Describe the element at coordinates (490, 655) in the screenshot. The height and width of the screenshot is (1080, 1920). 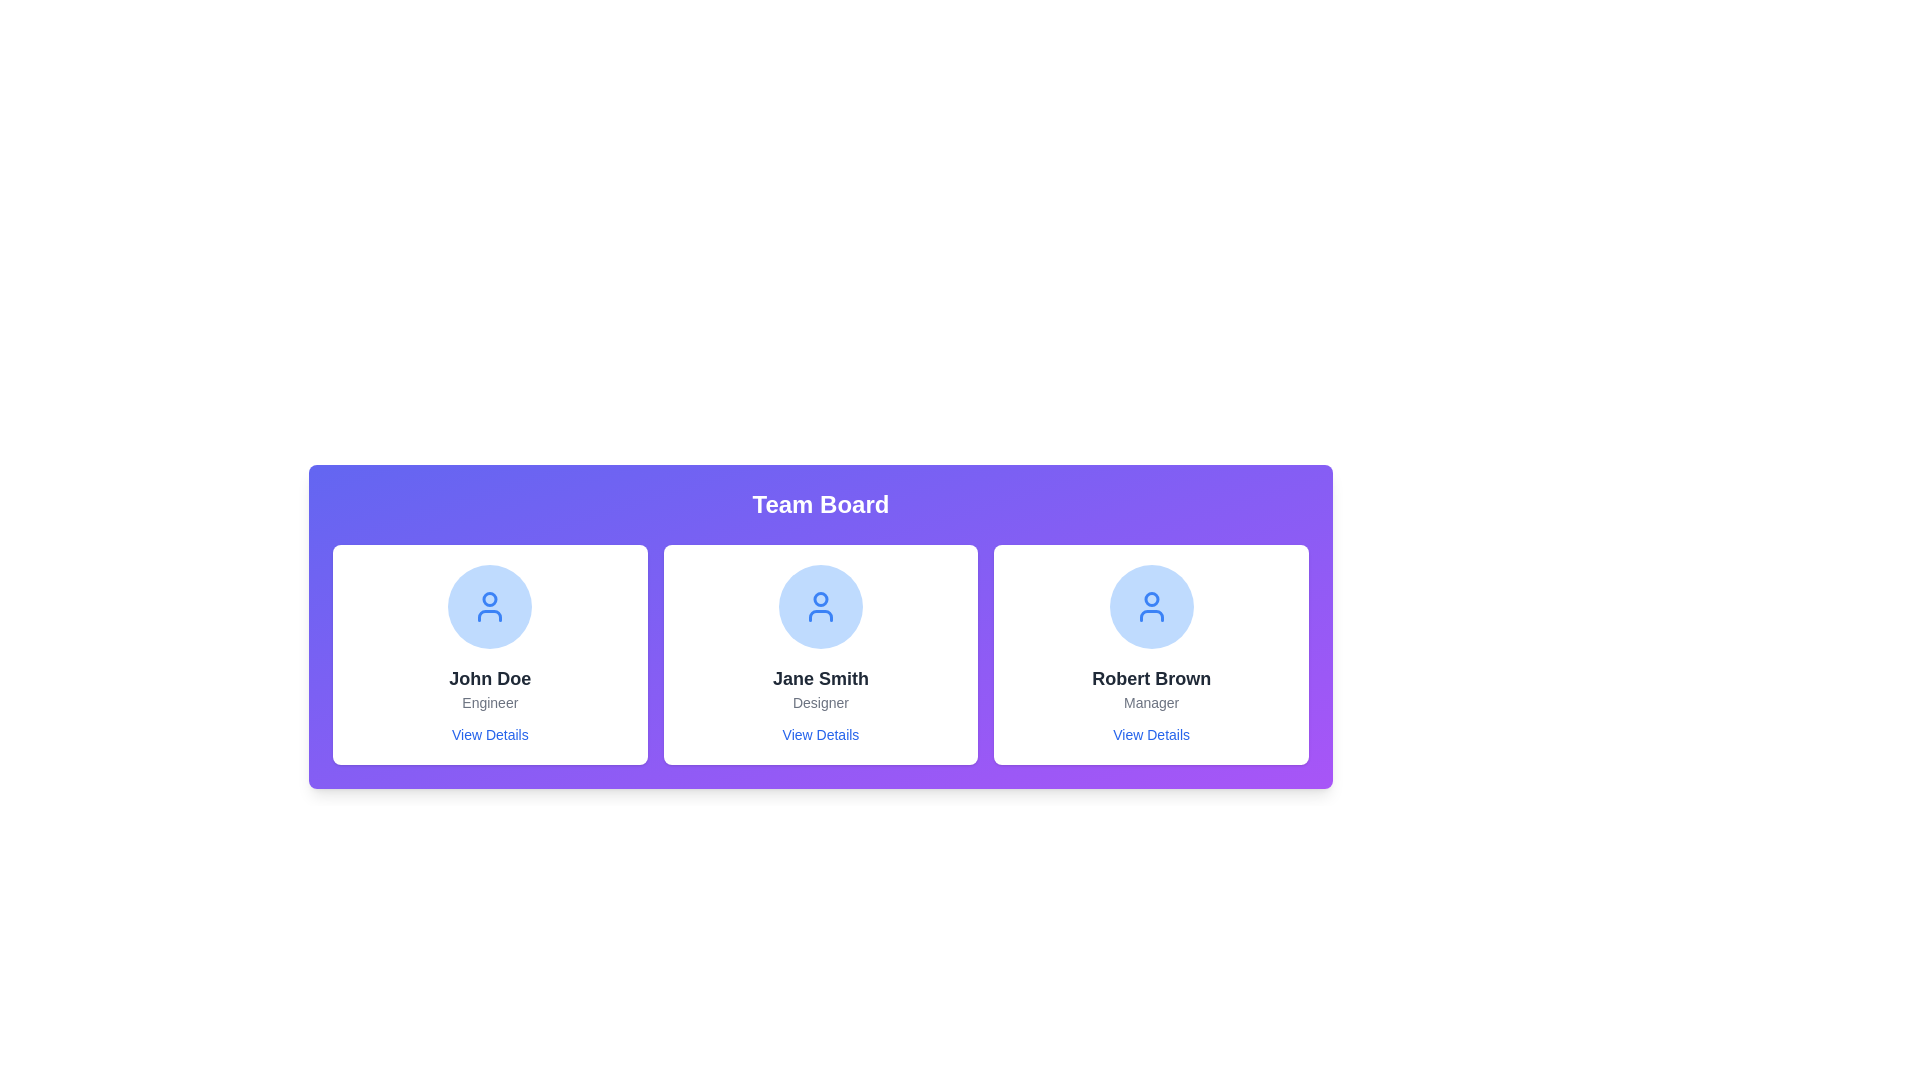
I see `the user profile card, which is the first card in a horizontally aligned group of three elements` at that location.